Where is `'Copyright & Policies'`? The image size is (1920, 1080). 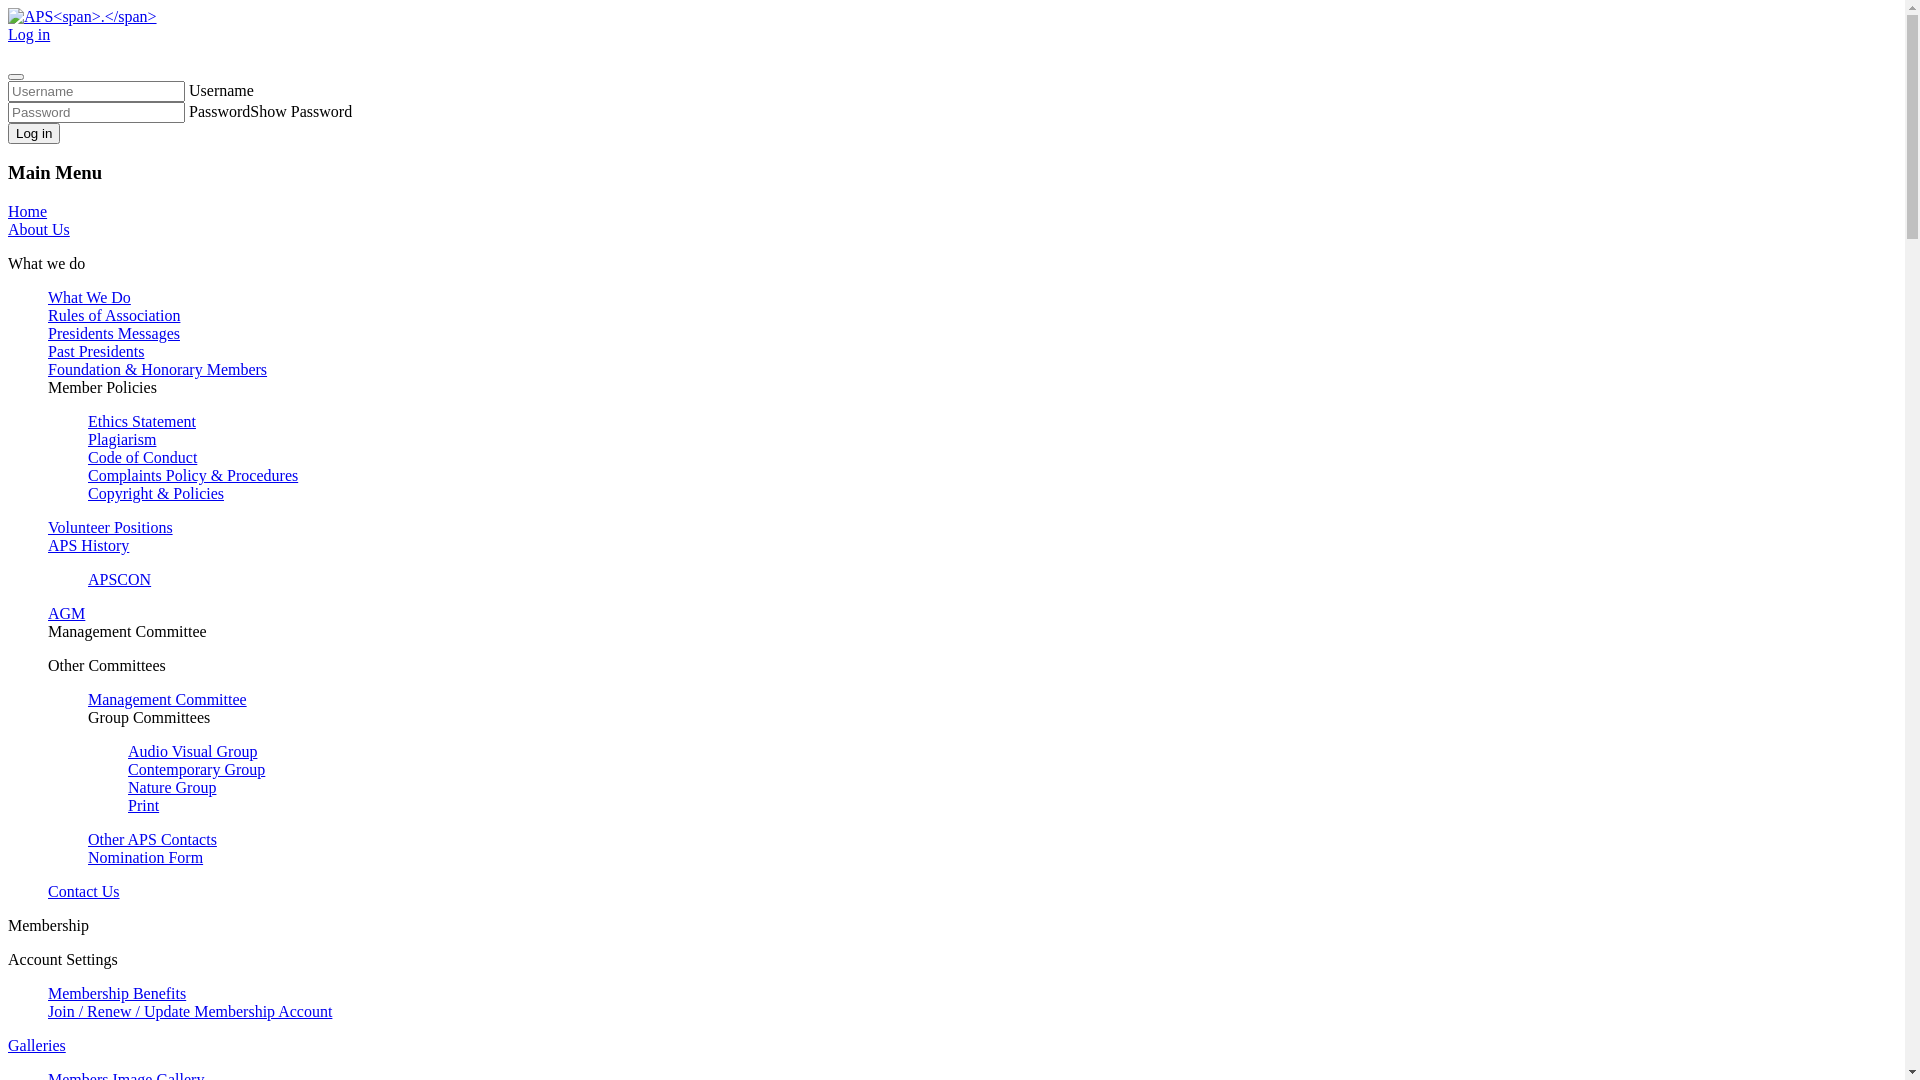
'Copyright & Policies' is located at coordinates (155, 493).